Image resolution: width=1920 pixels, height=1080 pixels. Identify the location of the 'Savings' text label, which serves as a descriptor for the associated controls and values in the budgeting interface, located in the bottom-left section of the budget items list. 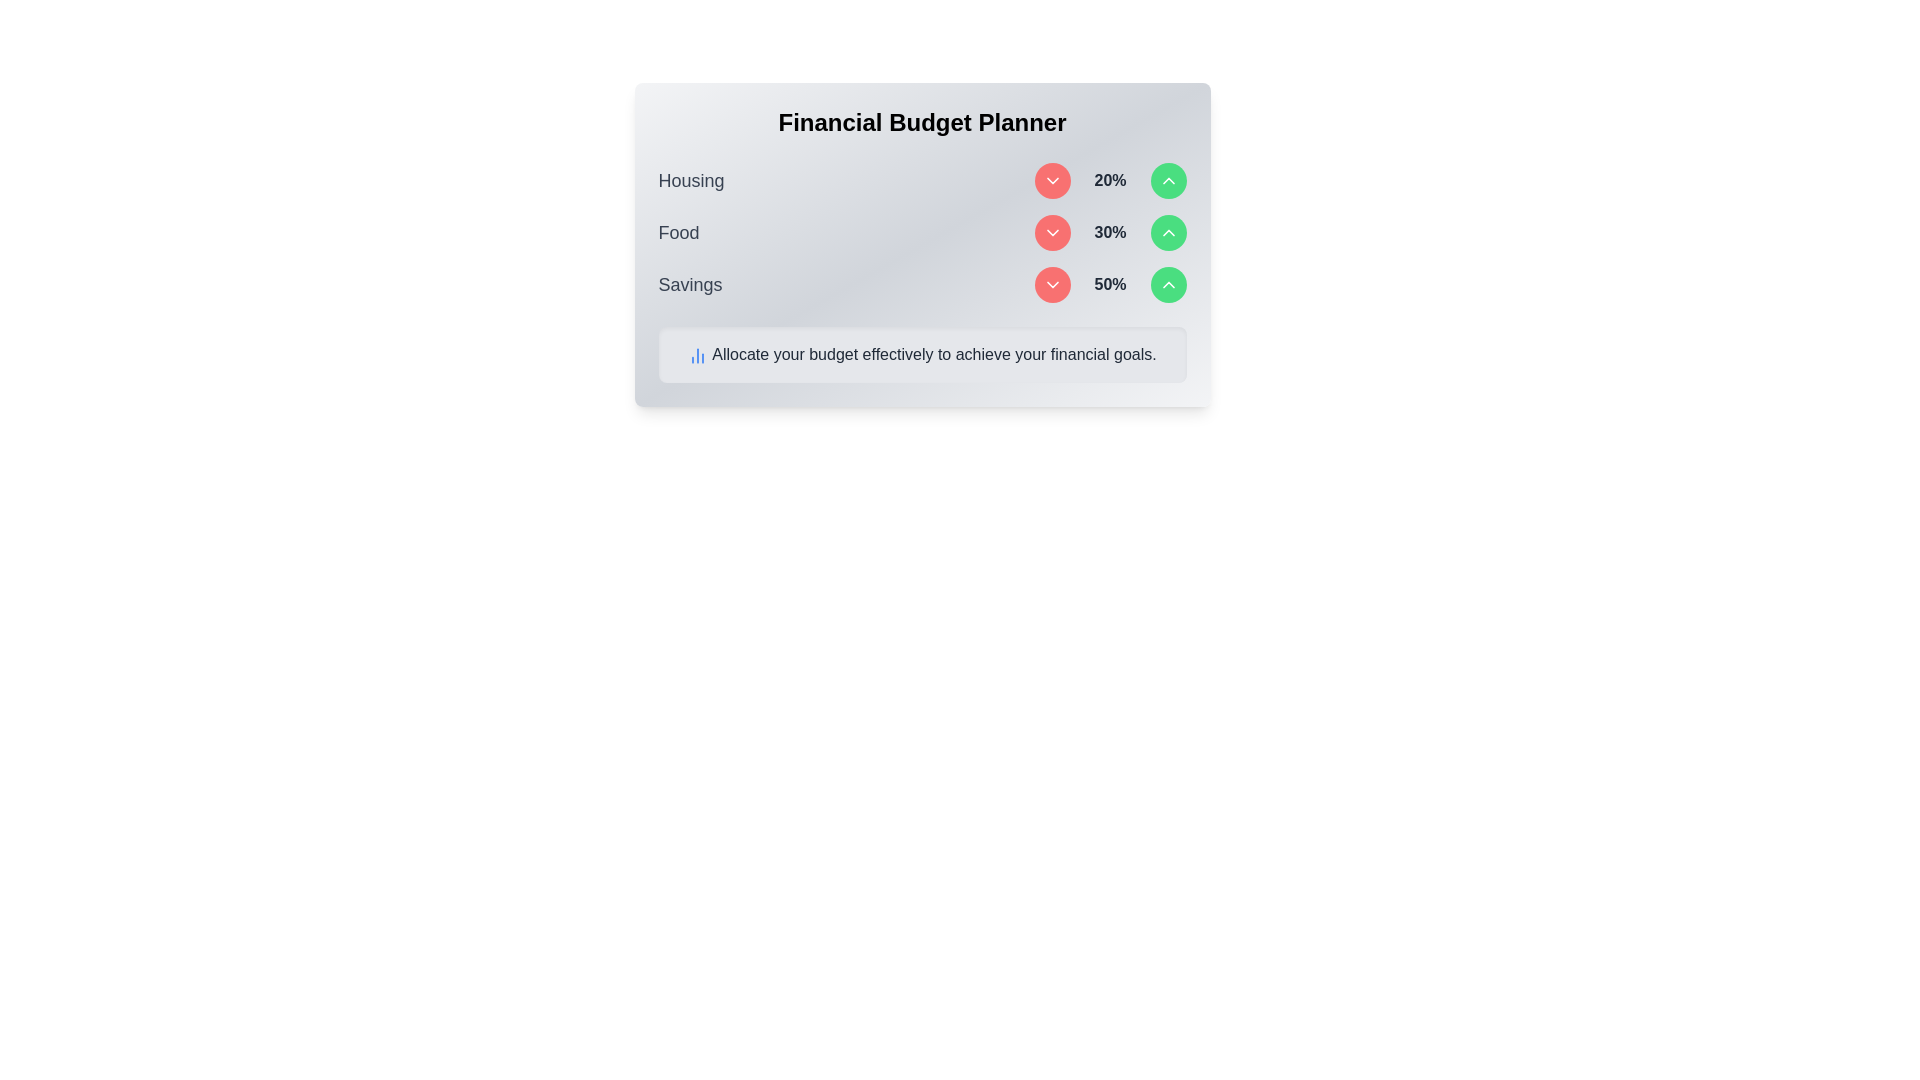
(690, 285).